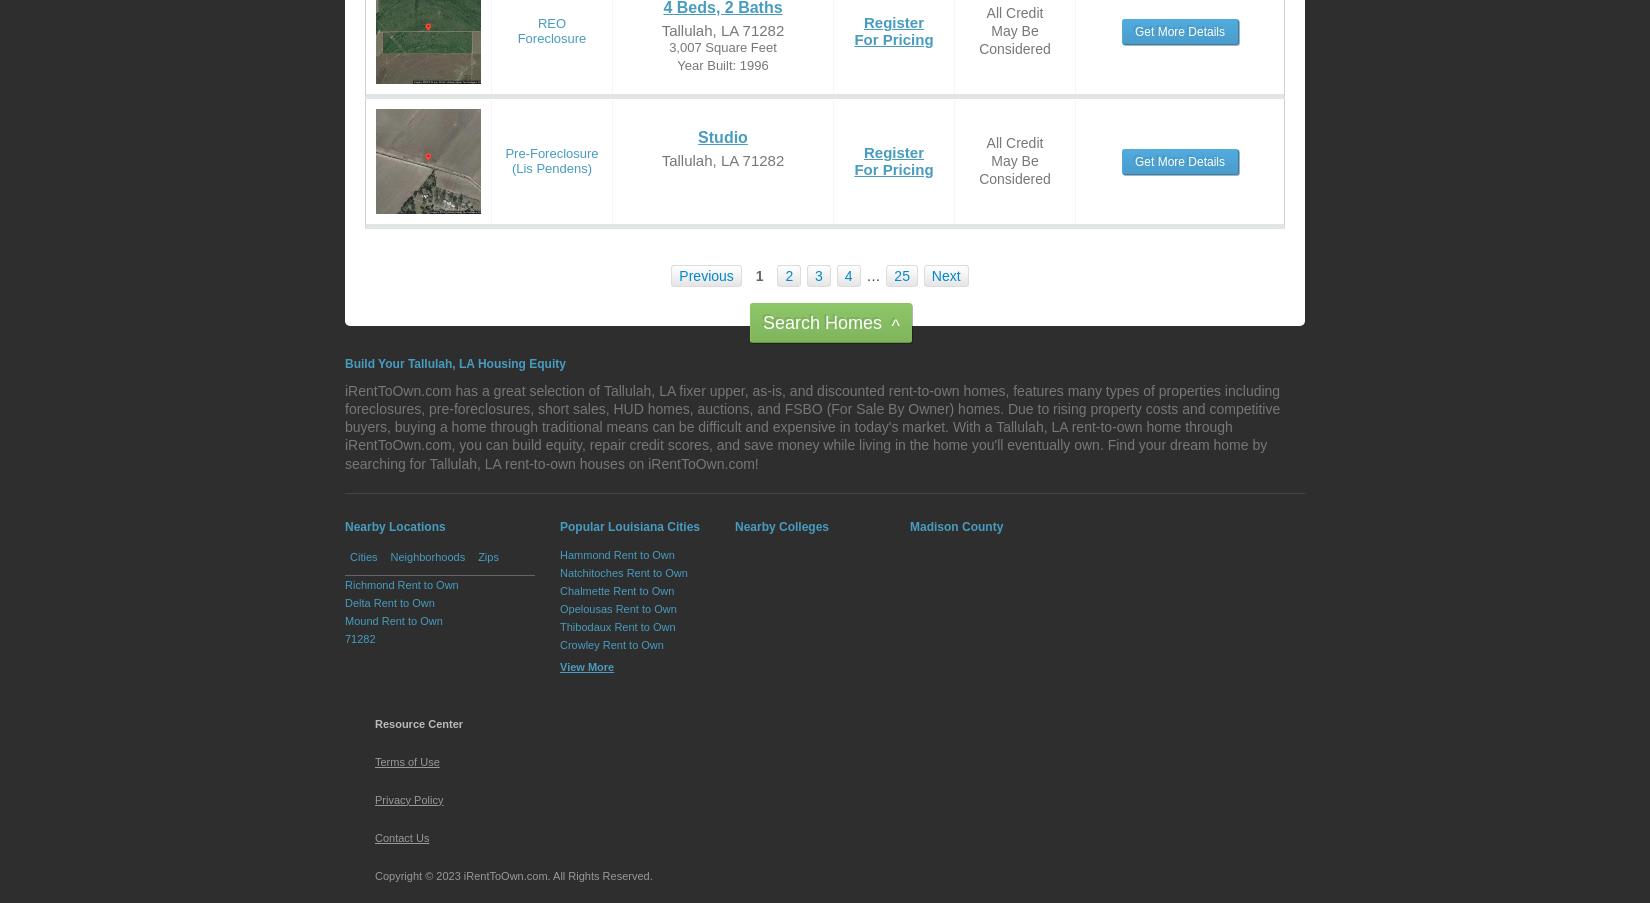  What do you see at coordinates (390, 554) in the screenshot?
I see `'Neighborhoods'` at bounding box center [390, 554].